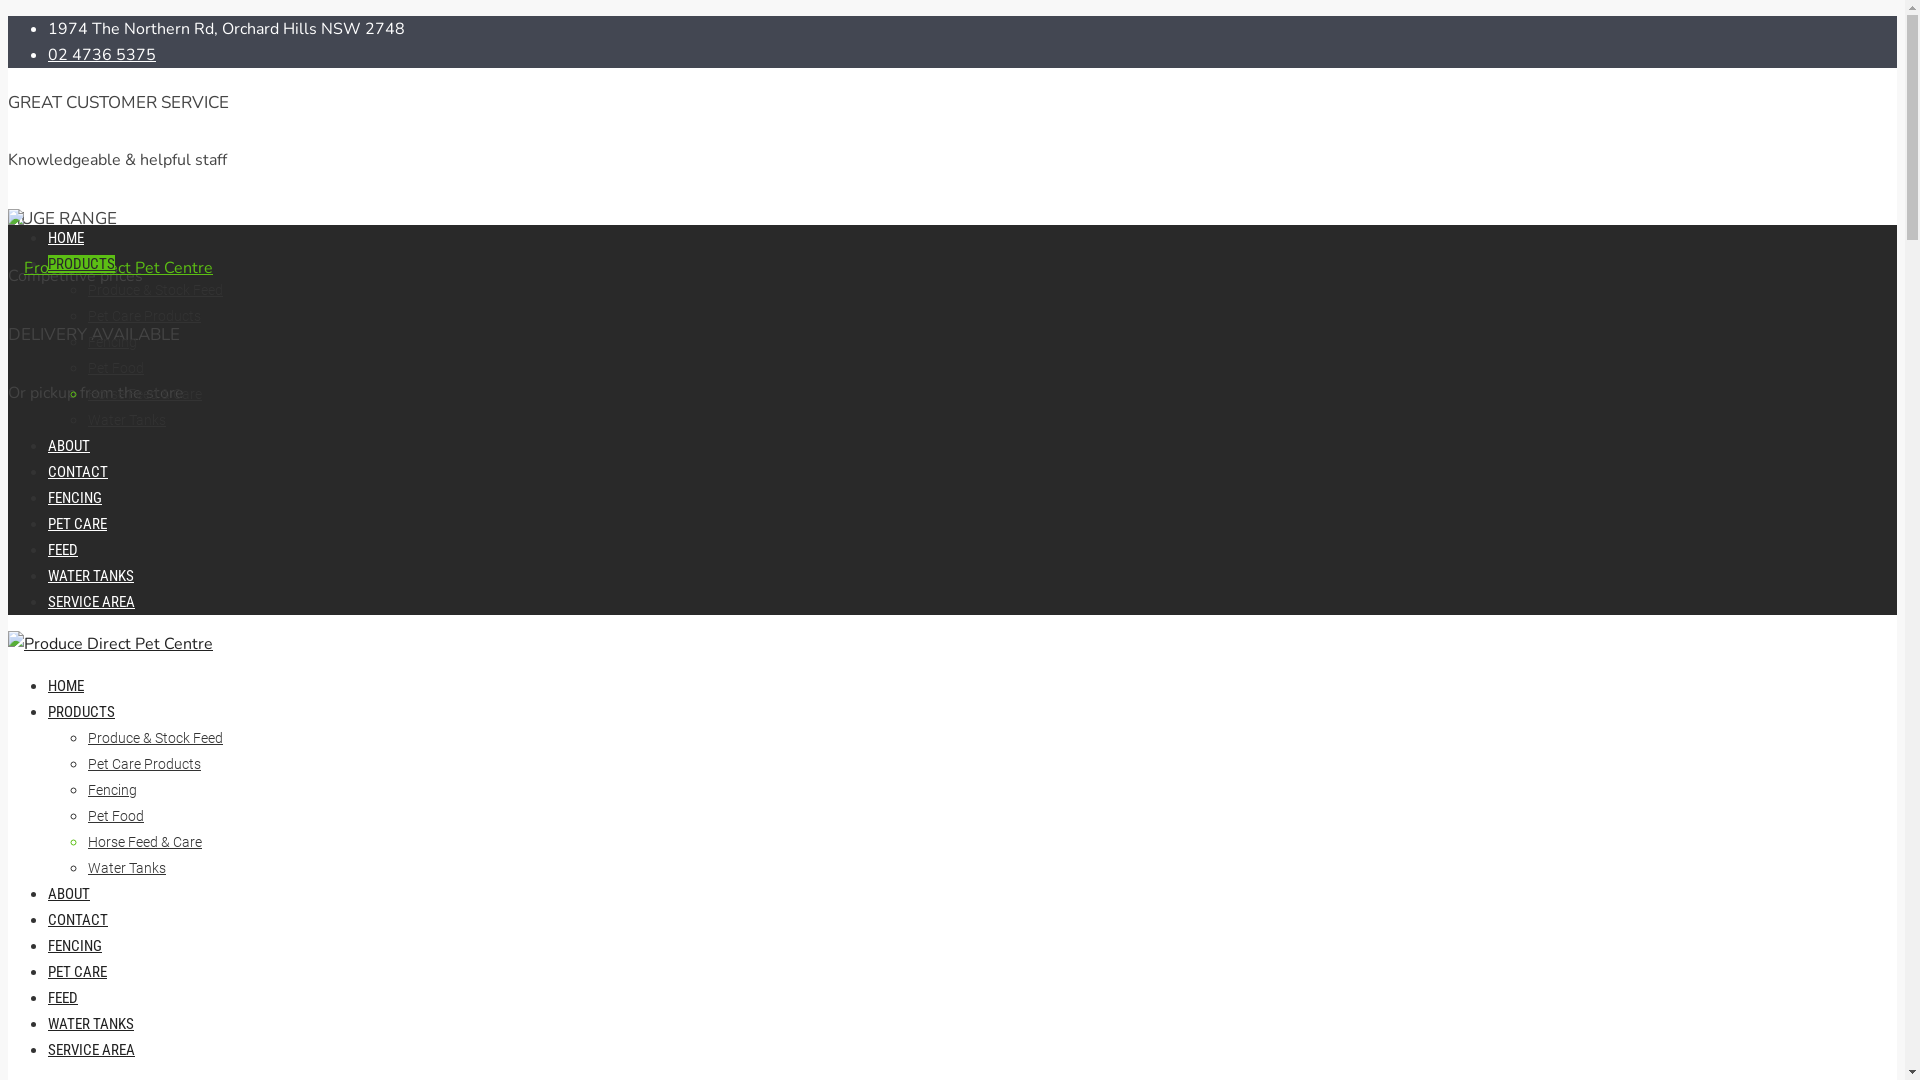 The height and width of the screenshot is (1080, 1920). What do you see at coordinates (48, 945) in the screenshot?
I see `'FENCING'` at bounding box center [48, 945].